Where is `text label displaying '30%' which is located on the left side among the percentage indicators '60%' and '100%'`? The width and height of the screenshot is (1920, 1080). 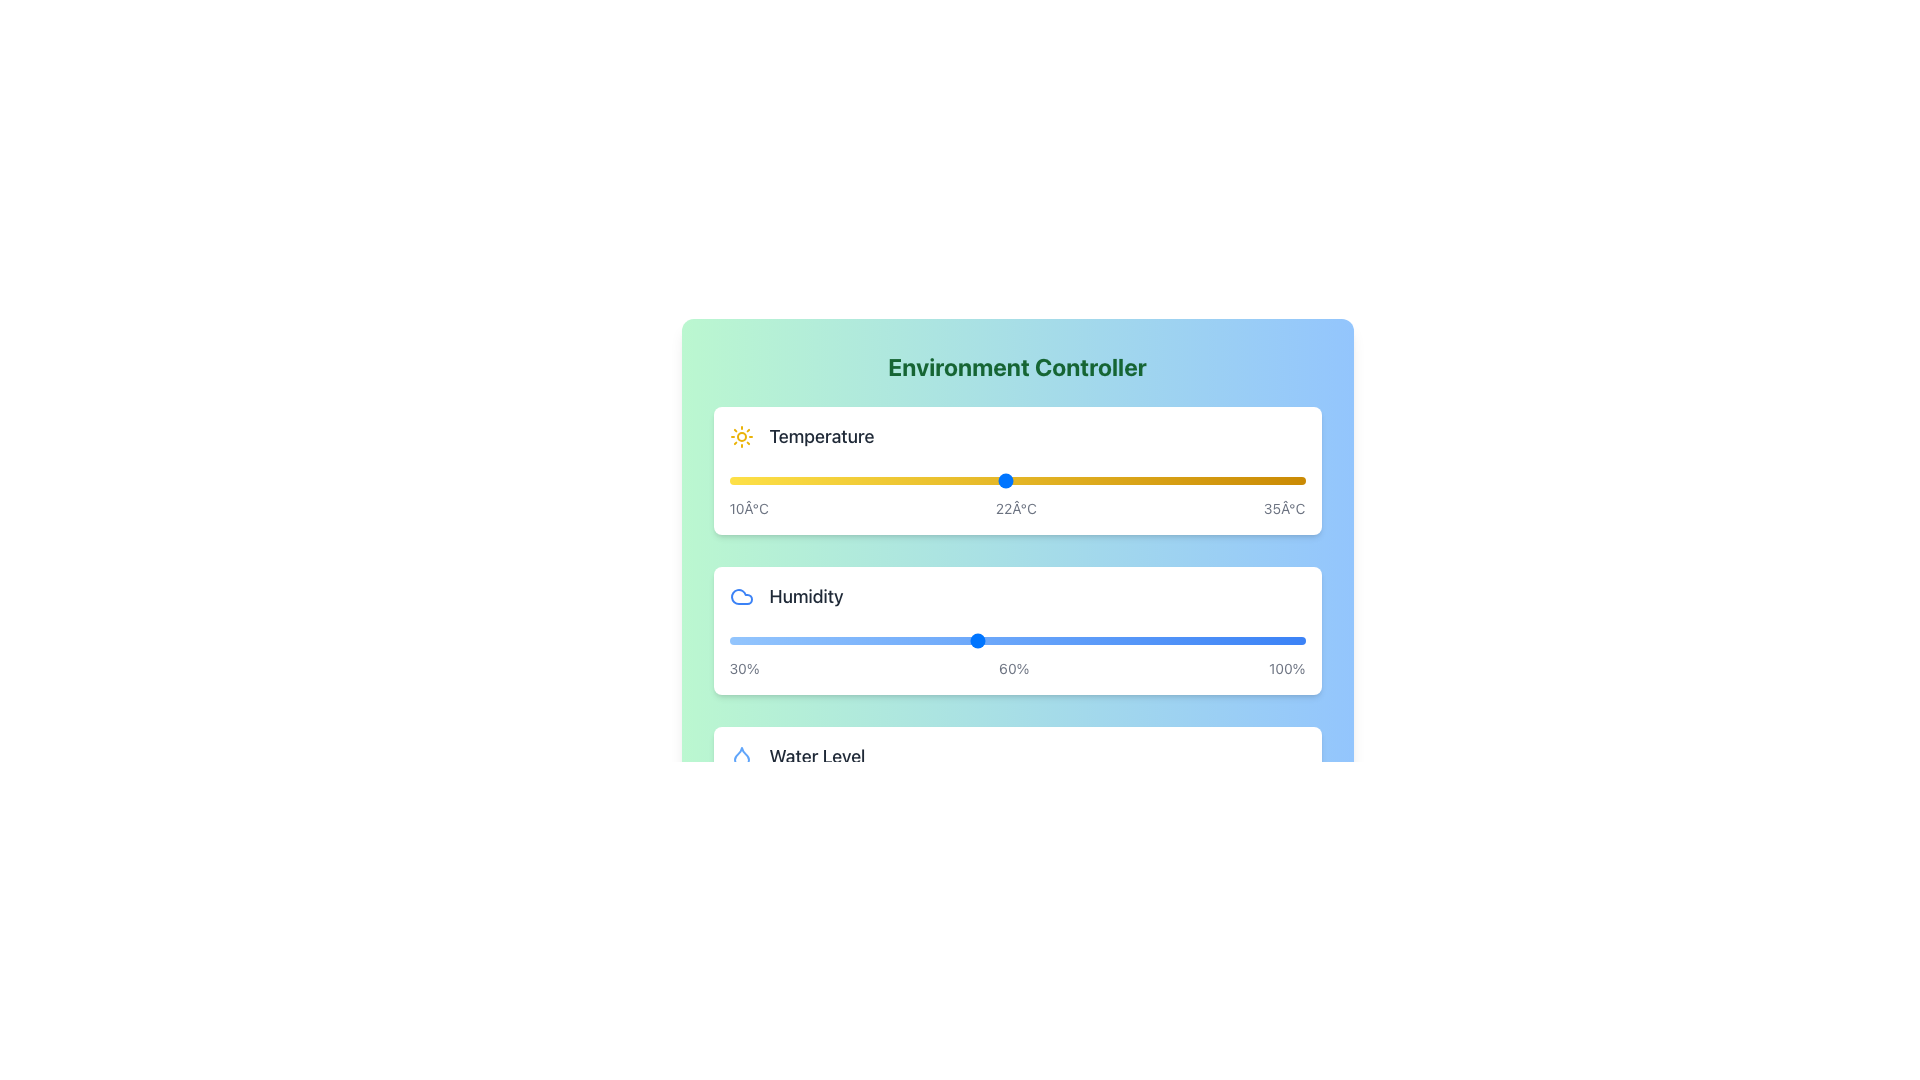
text label displaying '30%' which is located on the left side among the percentage indicators '60%' and '100%' is located at coordinates (743, 668).